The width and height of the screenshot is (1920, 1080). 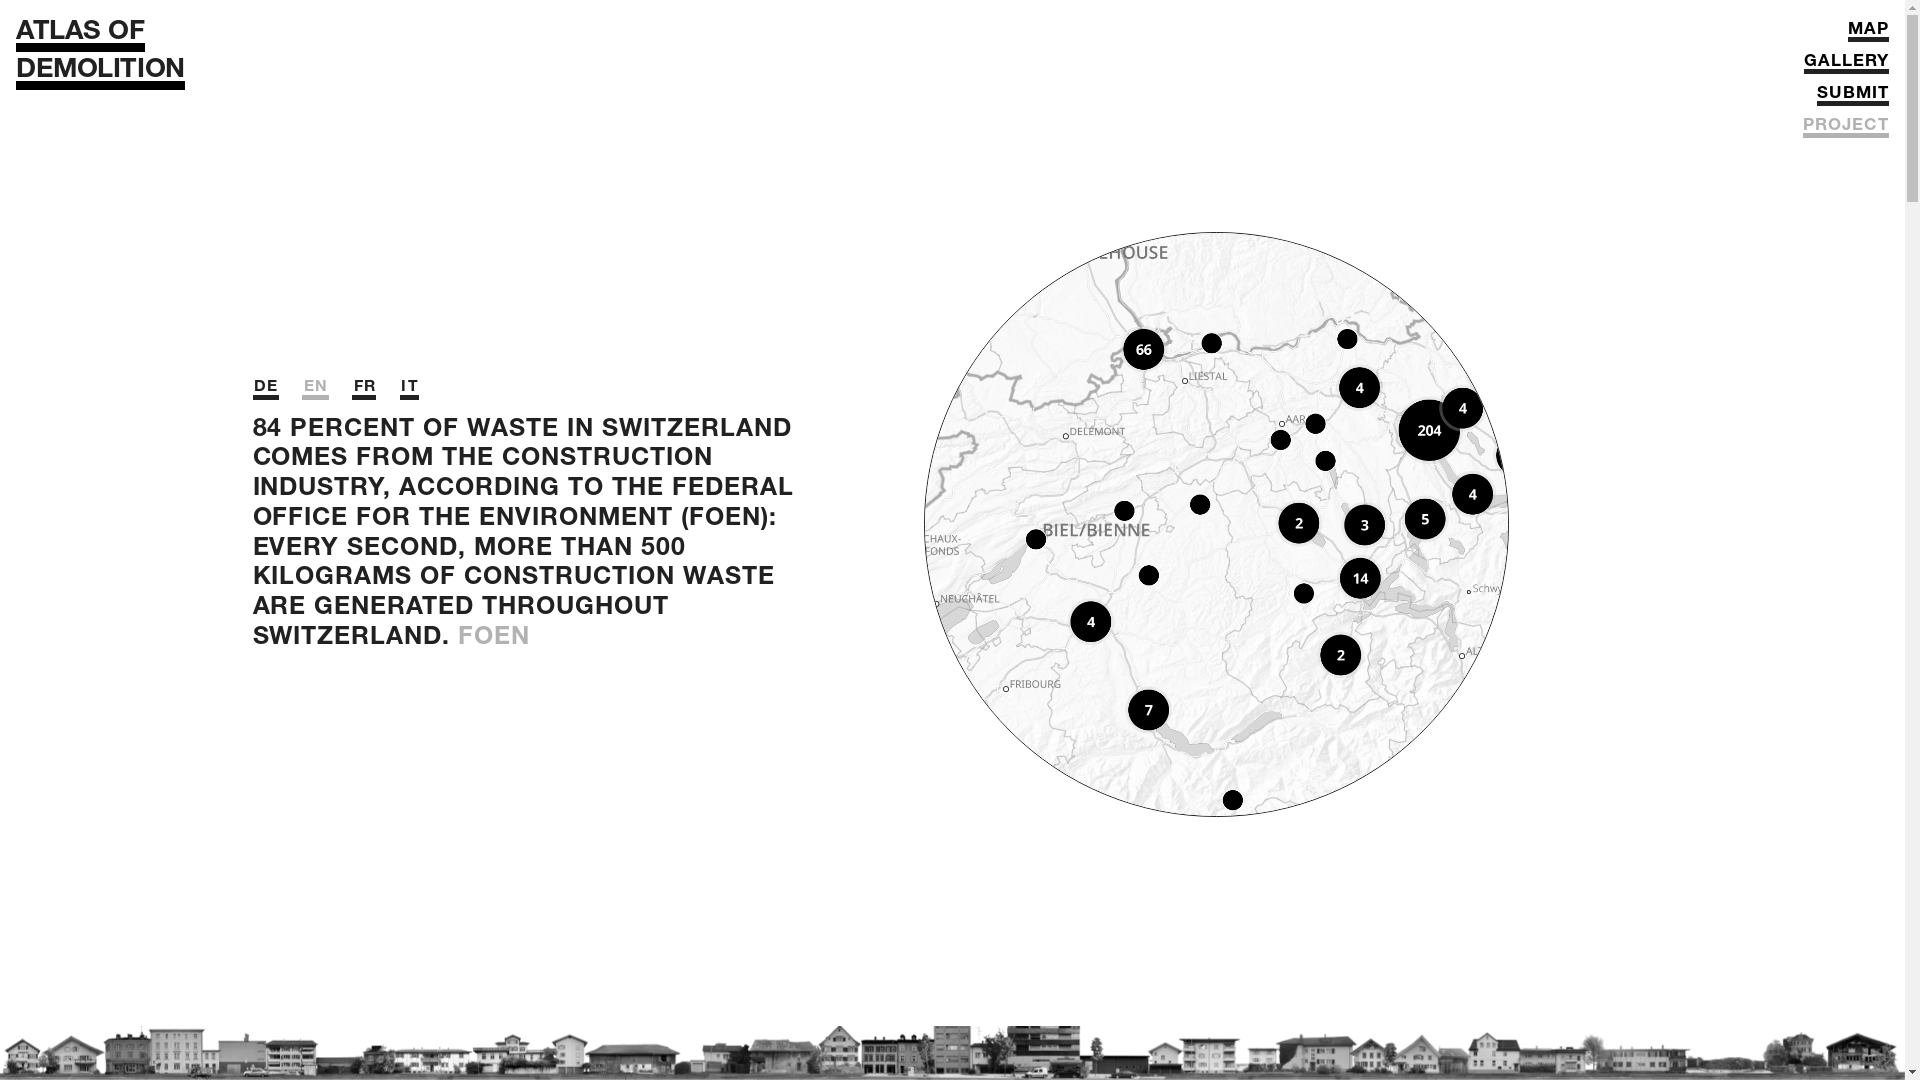 I want to click on 'FOEN', so click(x=456, y=638).